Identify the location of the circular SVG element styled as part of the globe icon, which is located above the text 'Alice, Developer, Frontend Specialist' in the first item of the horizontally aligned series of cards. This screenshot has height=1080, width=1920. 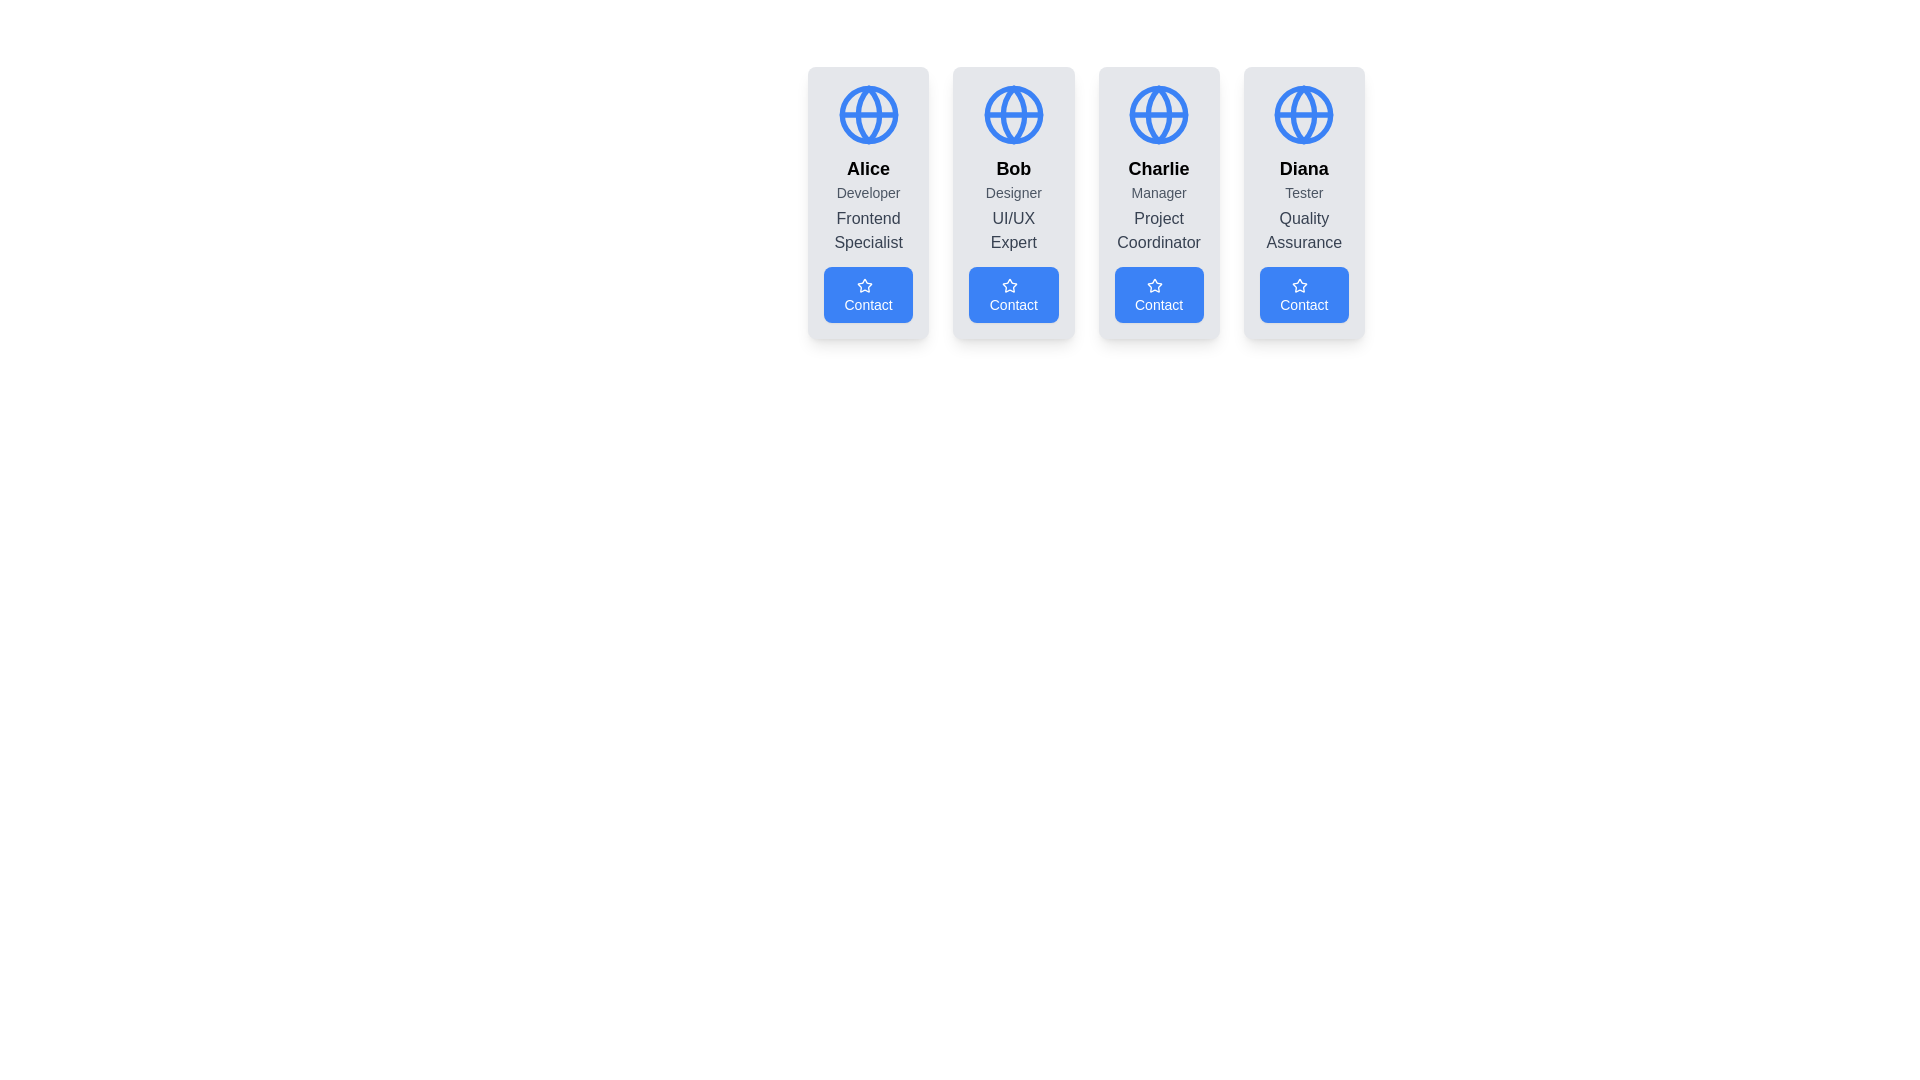
(868, 115).